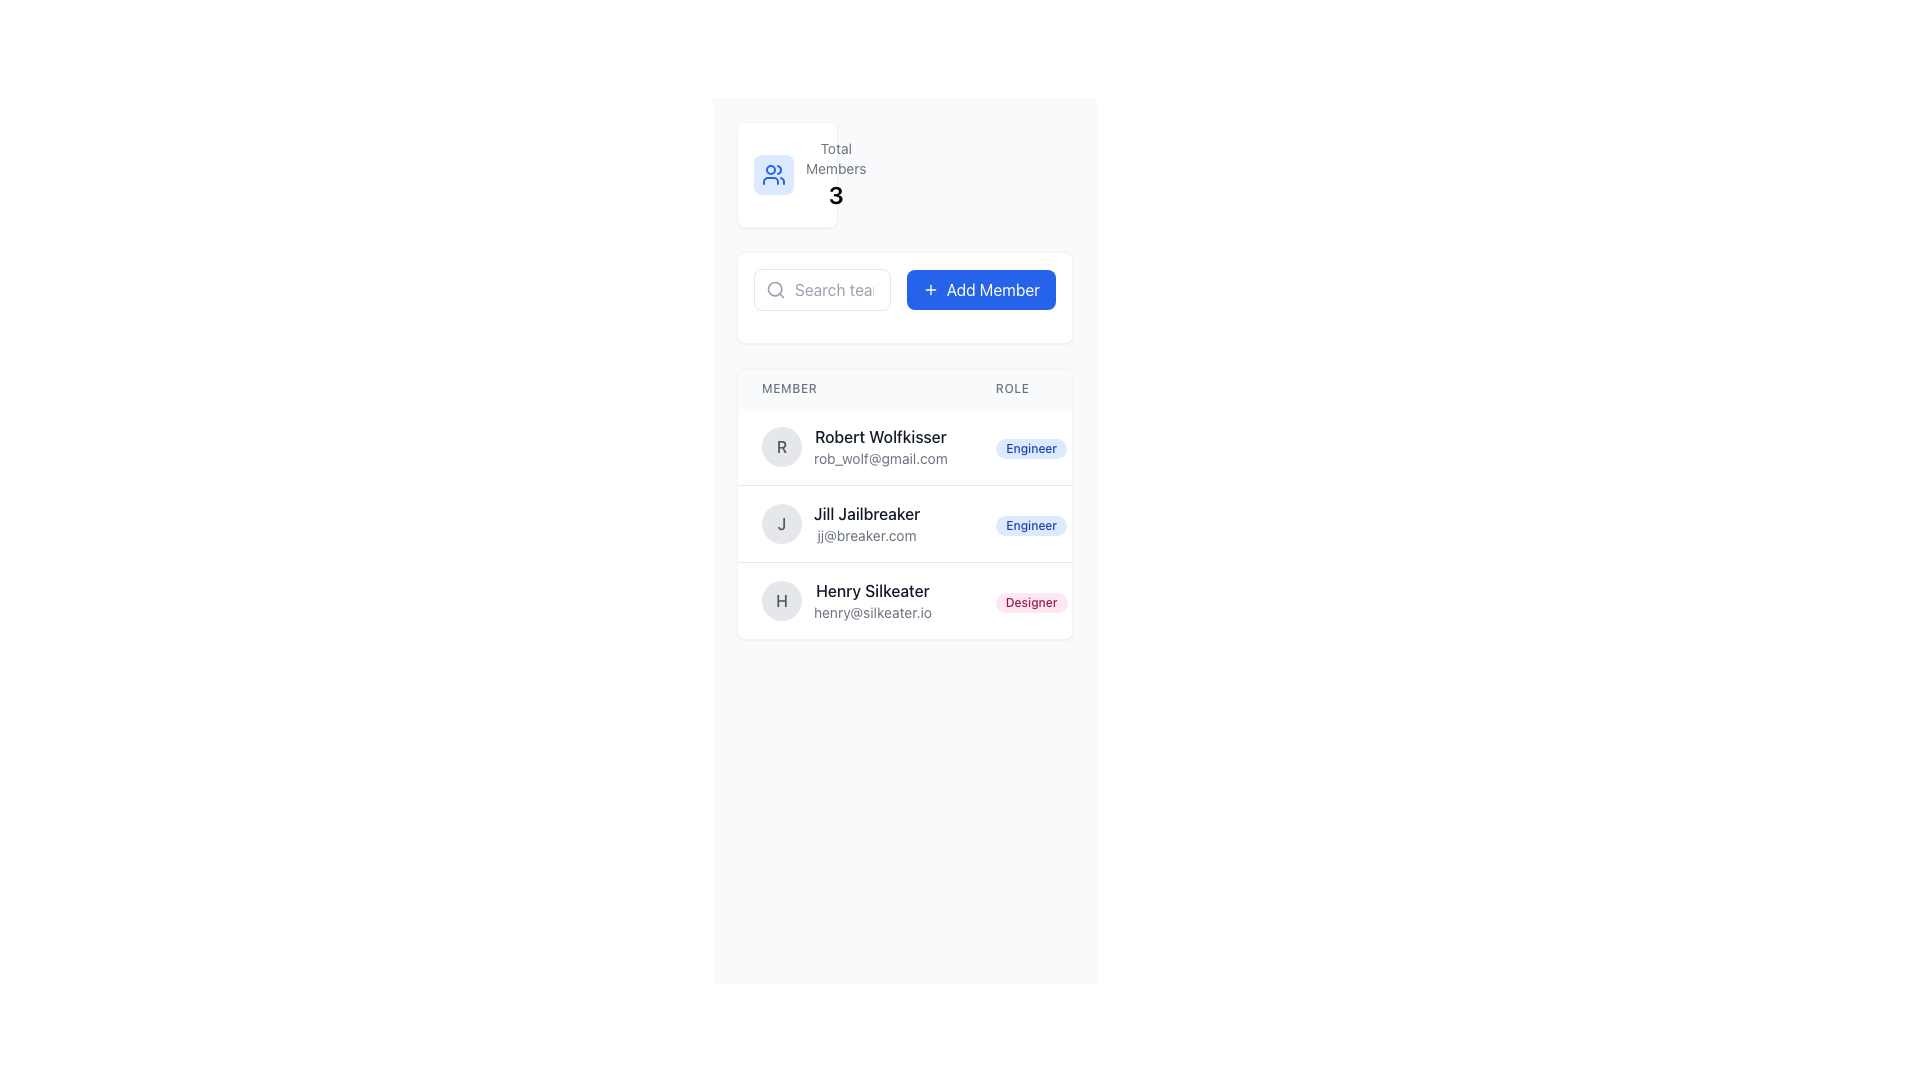 The image size is (1920, 1080). Describe the element at coordinates (904, 289) in the screenshot. I see `the button located in the upper-mid section of the interface, adjacent to the right of a search input field` at that location.